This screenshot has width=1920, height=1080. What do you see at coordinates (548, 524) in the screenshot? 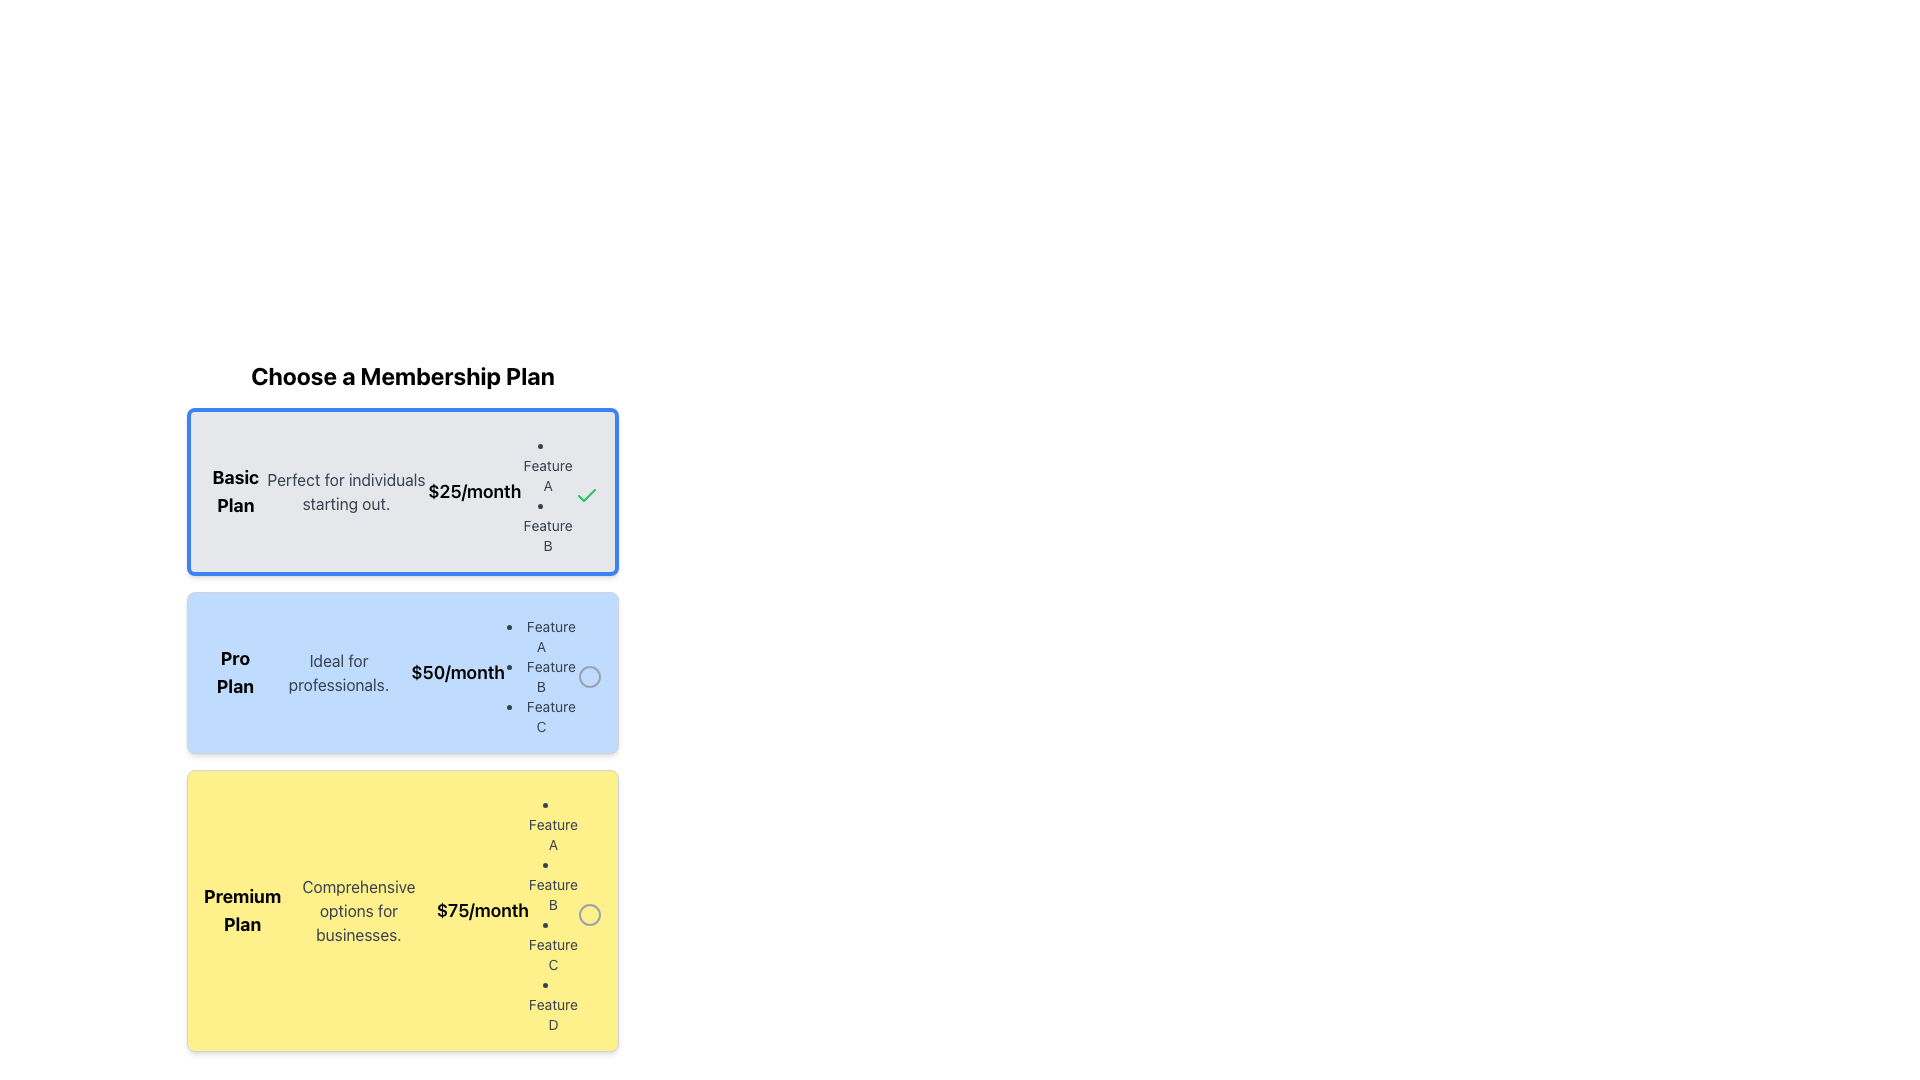
I see `the 'Feature B' text label, which describes an included feature in the 'Basic Plan' section, located directly beneath 'Feature A'` at bounding box center [548, 524].